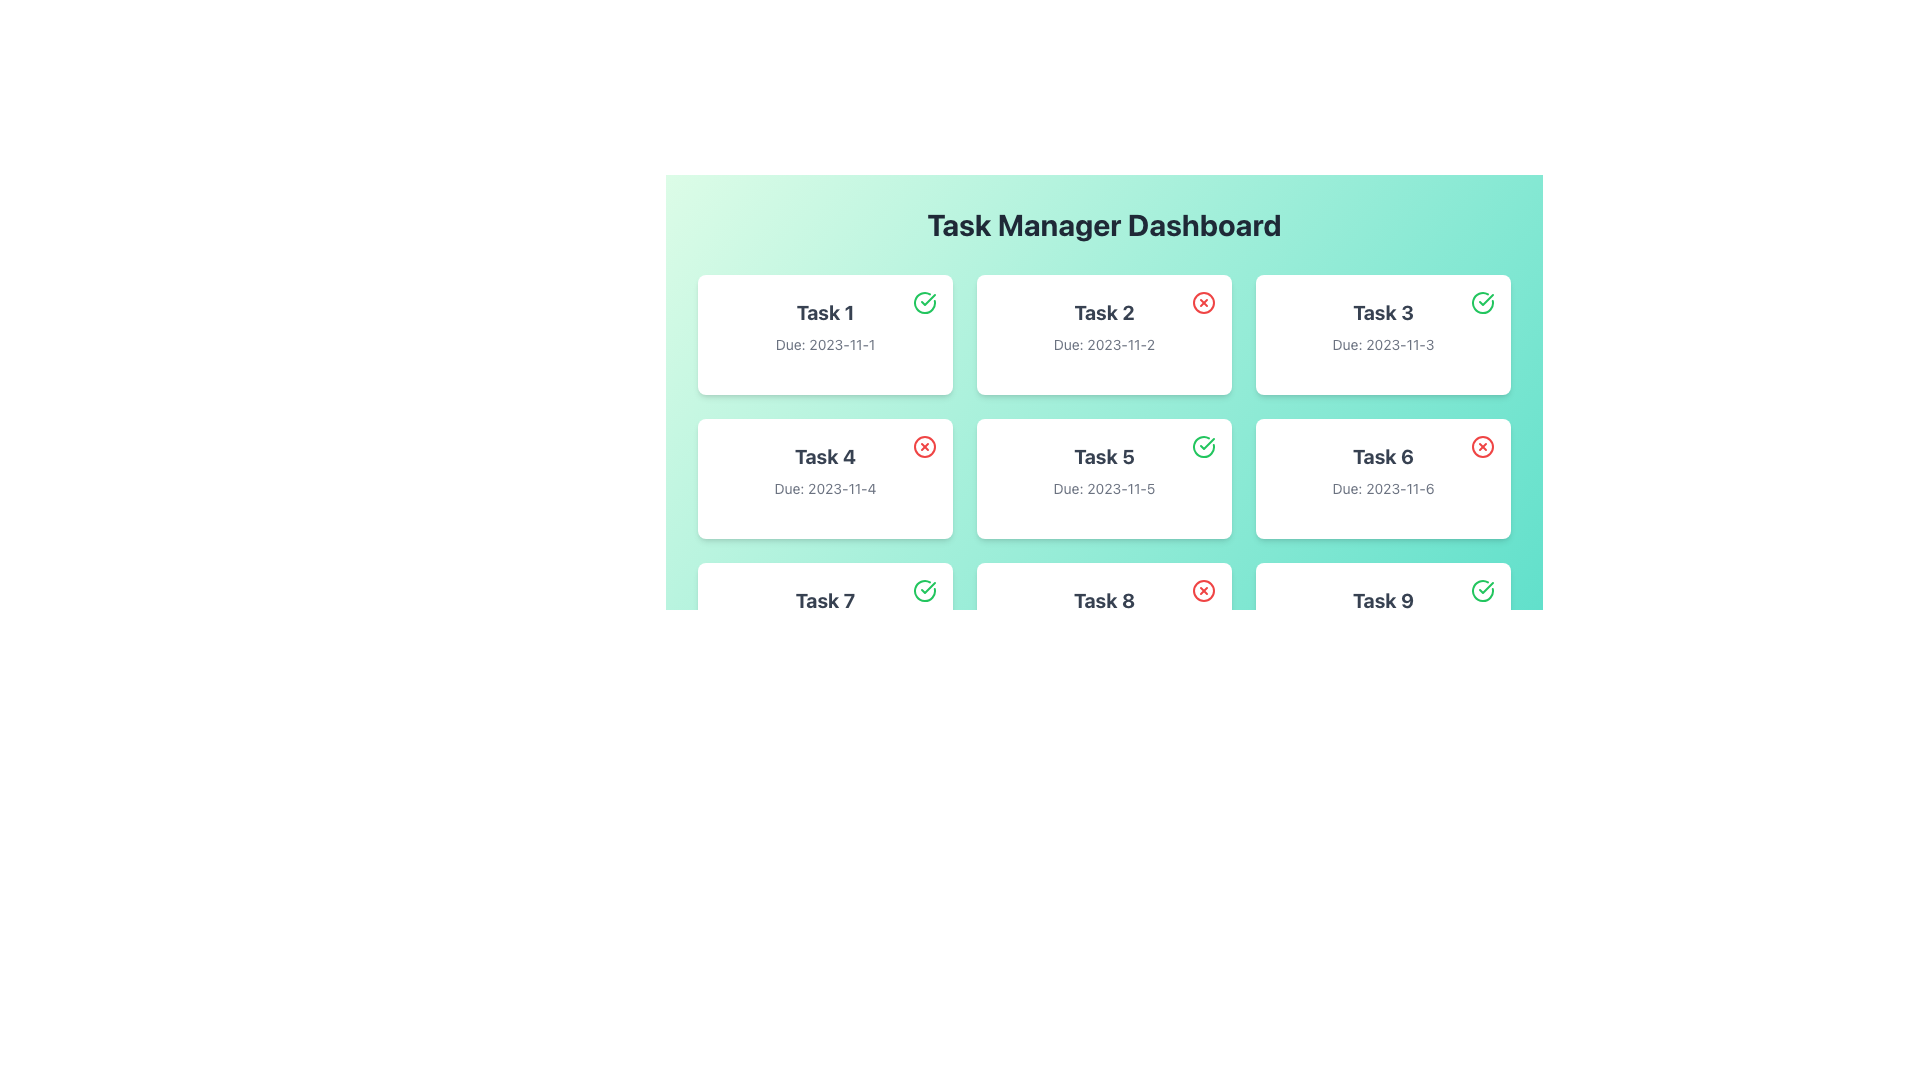 The width and height of the screenshot is (1920, 1080). What do you see at coordinates (825, 456) in the screenshot?
I see `the text display element that shows 'Task 4' in bold and large dark gray font, located above the due date section within a white card` at bounding box center [825, 456].